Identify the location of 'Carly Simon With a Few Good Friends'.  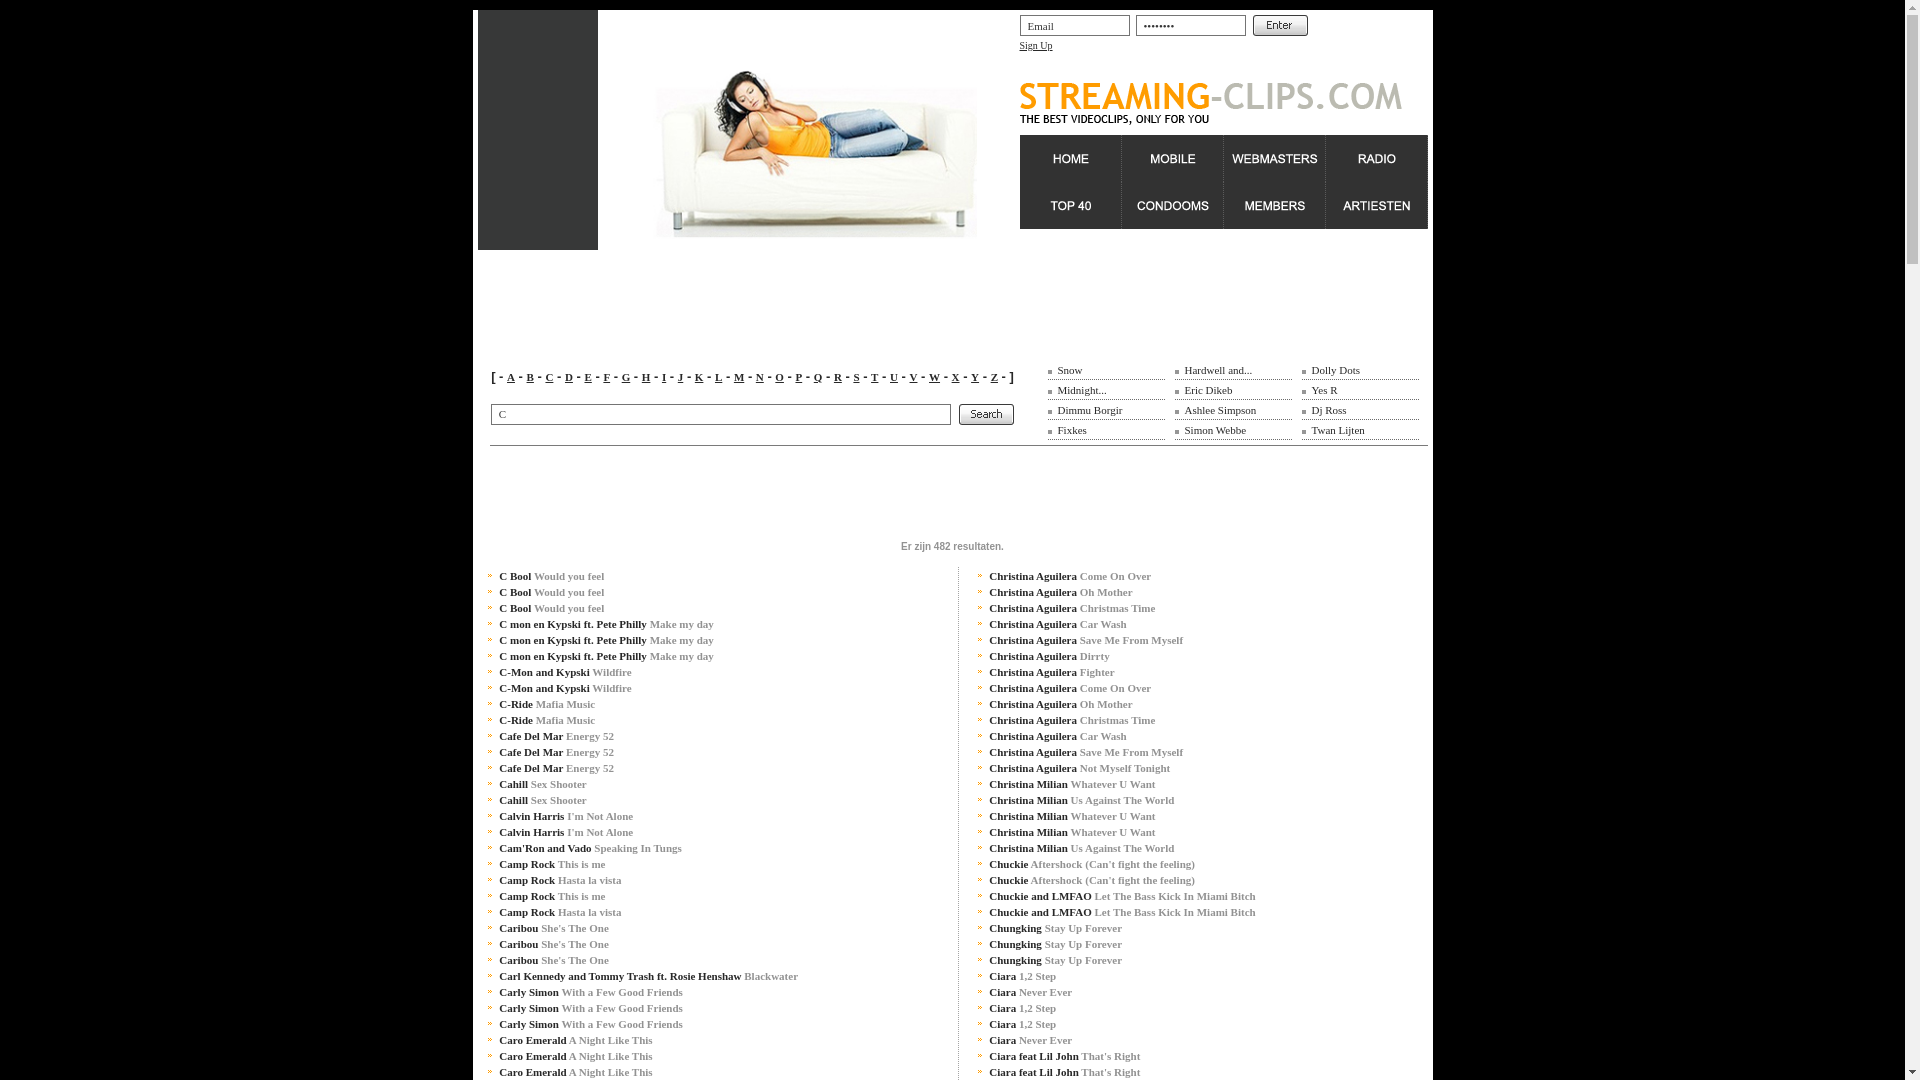
(589, 991).